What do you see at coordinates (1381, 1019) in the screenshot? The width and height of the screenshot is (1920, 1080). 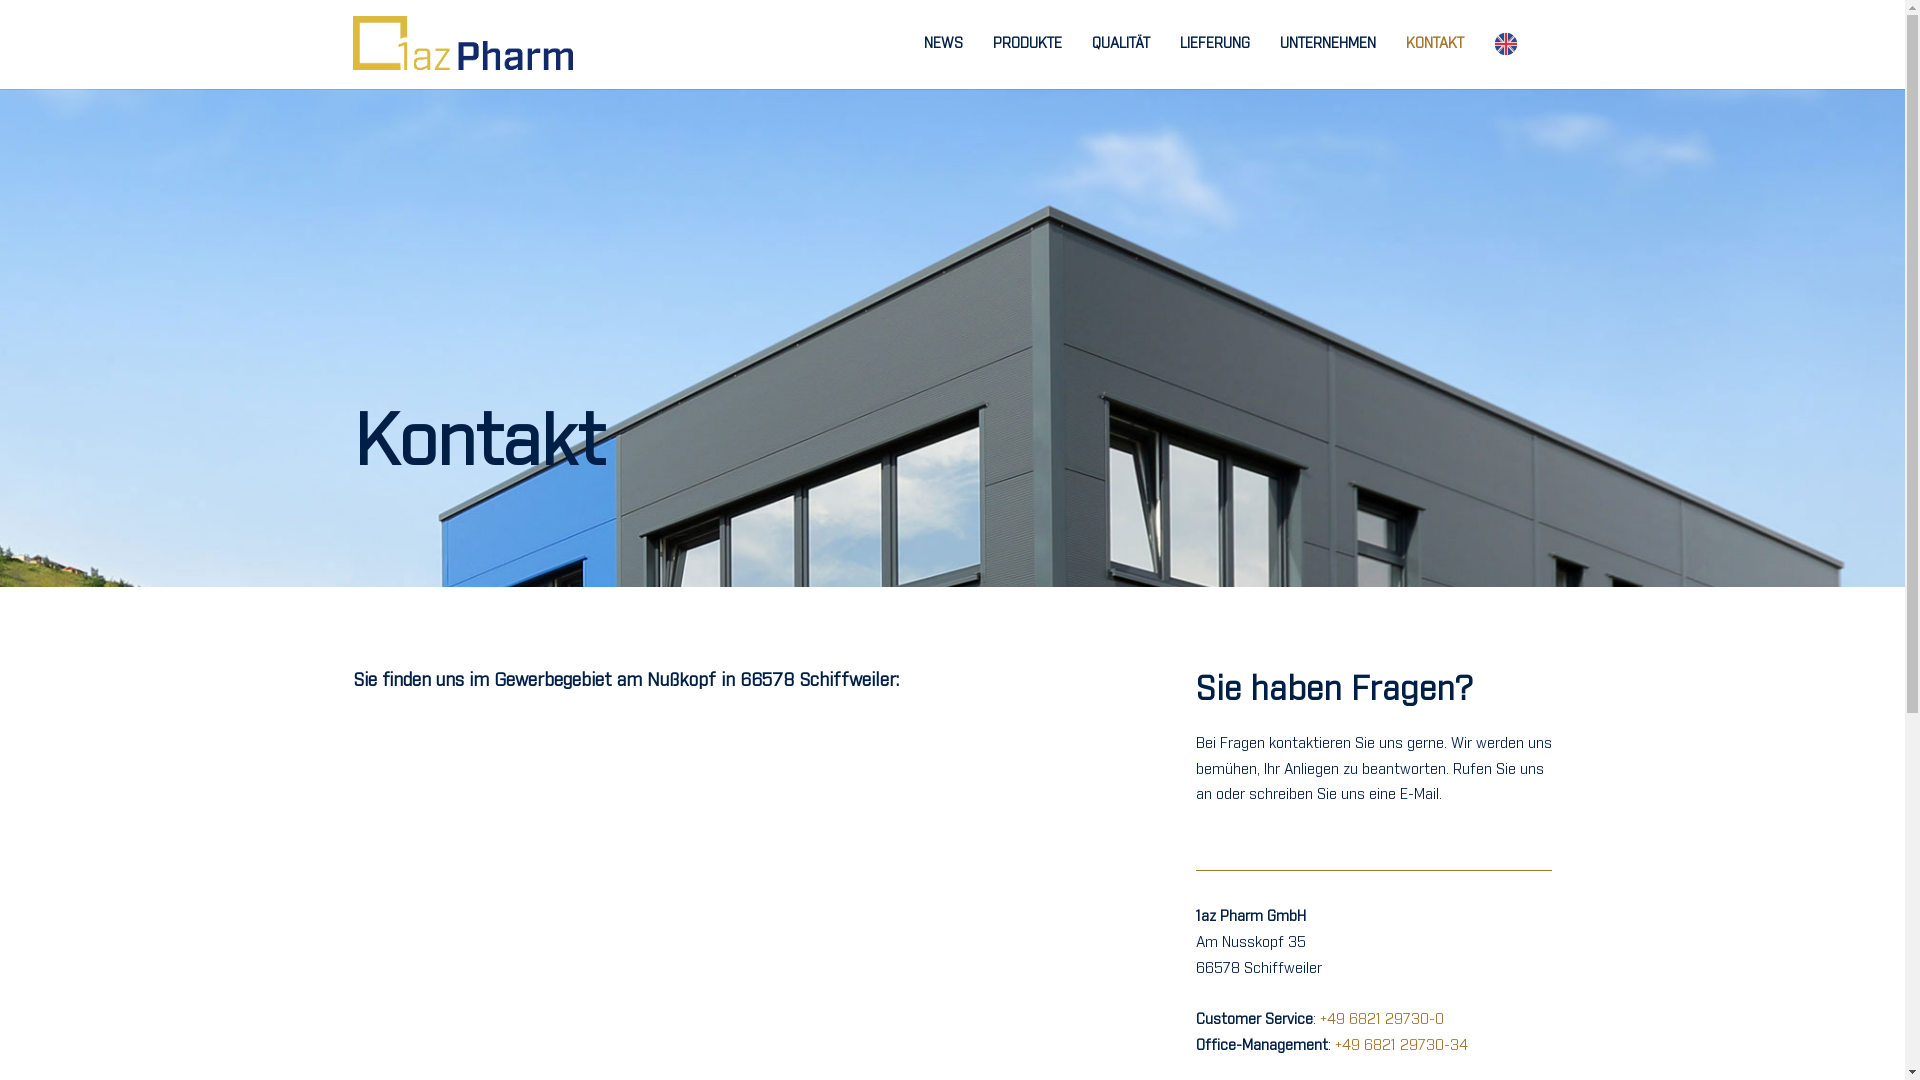 I see `'+49 6821 29730-0'` at bounding box center [1381, 1019].